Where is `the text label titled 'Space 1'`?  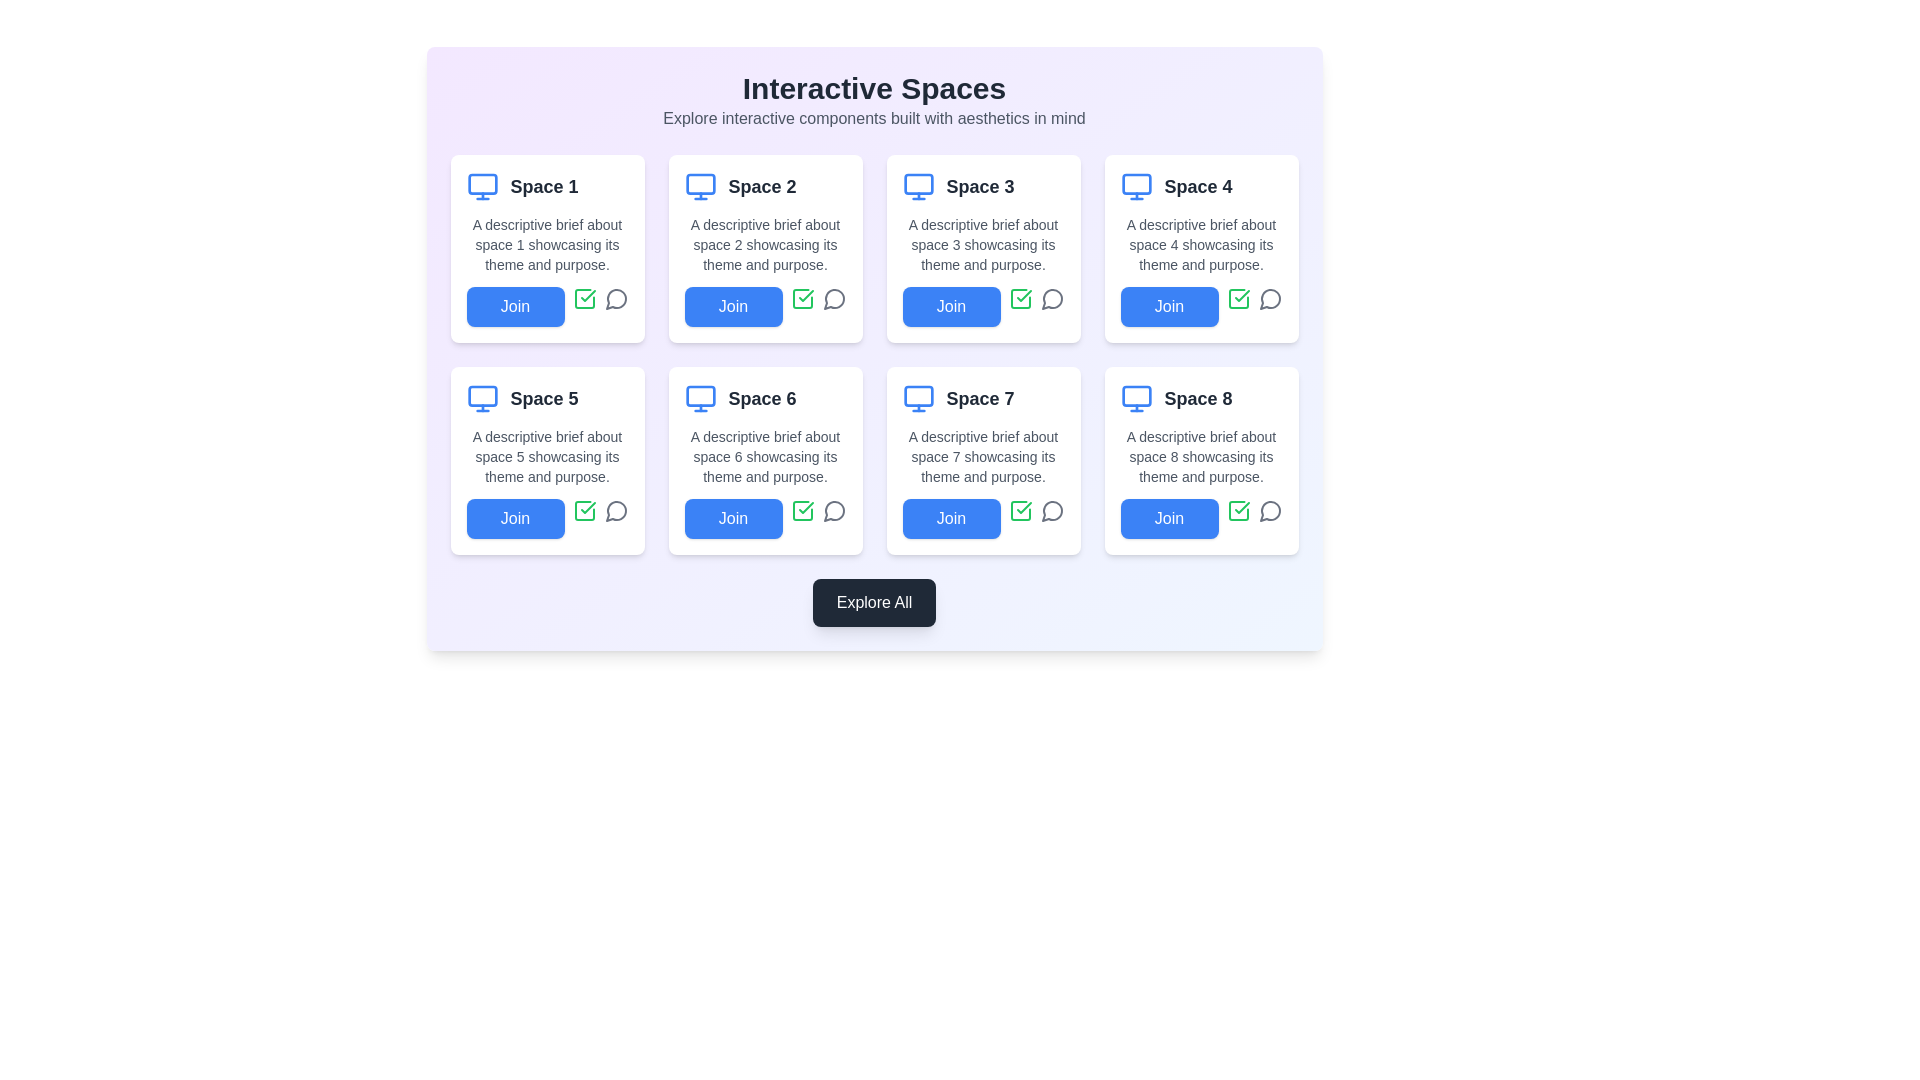
the text label titled 'Space 1' is located at coordinates (544, 186).